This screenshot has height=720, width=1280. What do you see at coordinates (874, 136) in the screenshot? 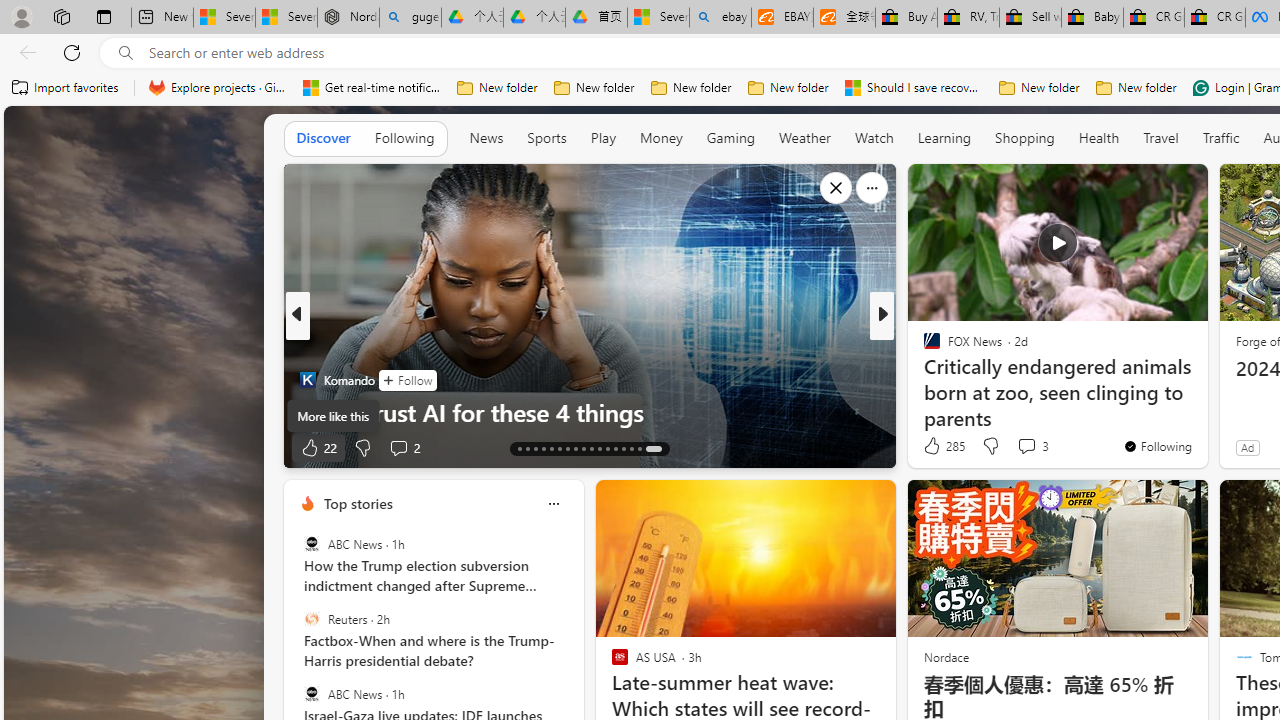
I see `'Watch'` at bounding box center [874, 136].